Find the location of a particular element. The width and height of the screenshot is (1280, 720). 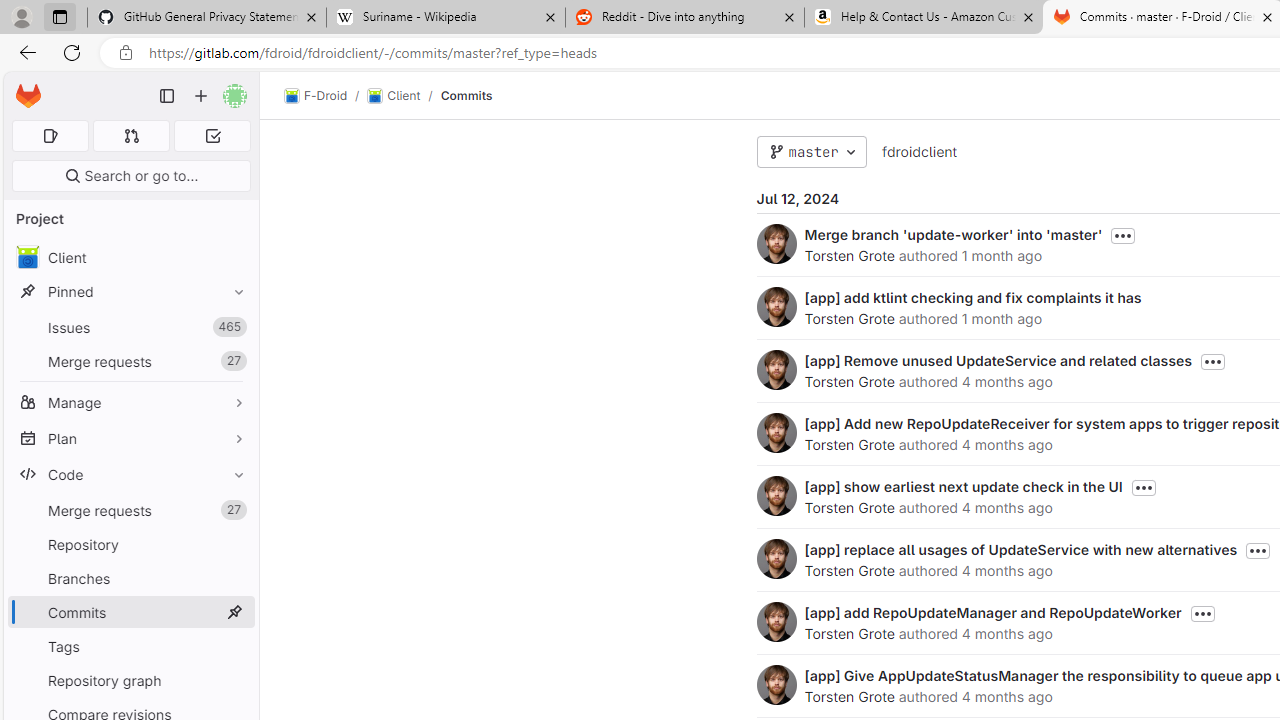

'Merge requests 27' is located at coordinates (130, 509).